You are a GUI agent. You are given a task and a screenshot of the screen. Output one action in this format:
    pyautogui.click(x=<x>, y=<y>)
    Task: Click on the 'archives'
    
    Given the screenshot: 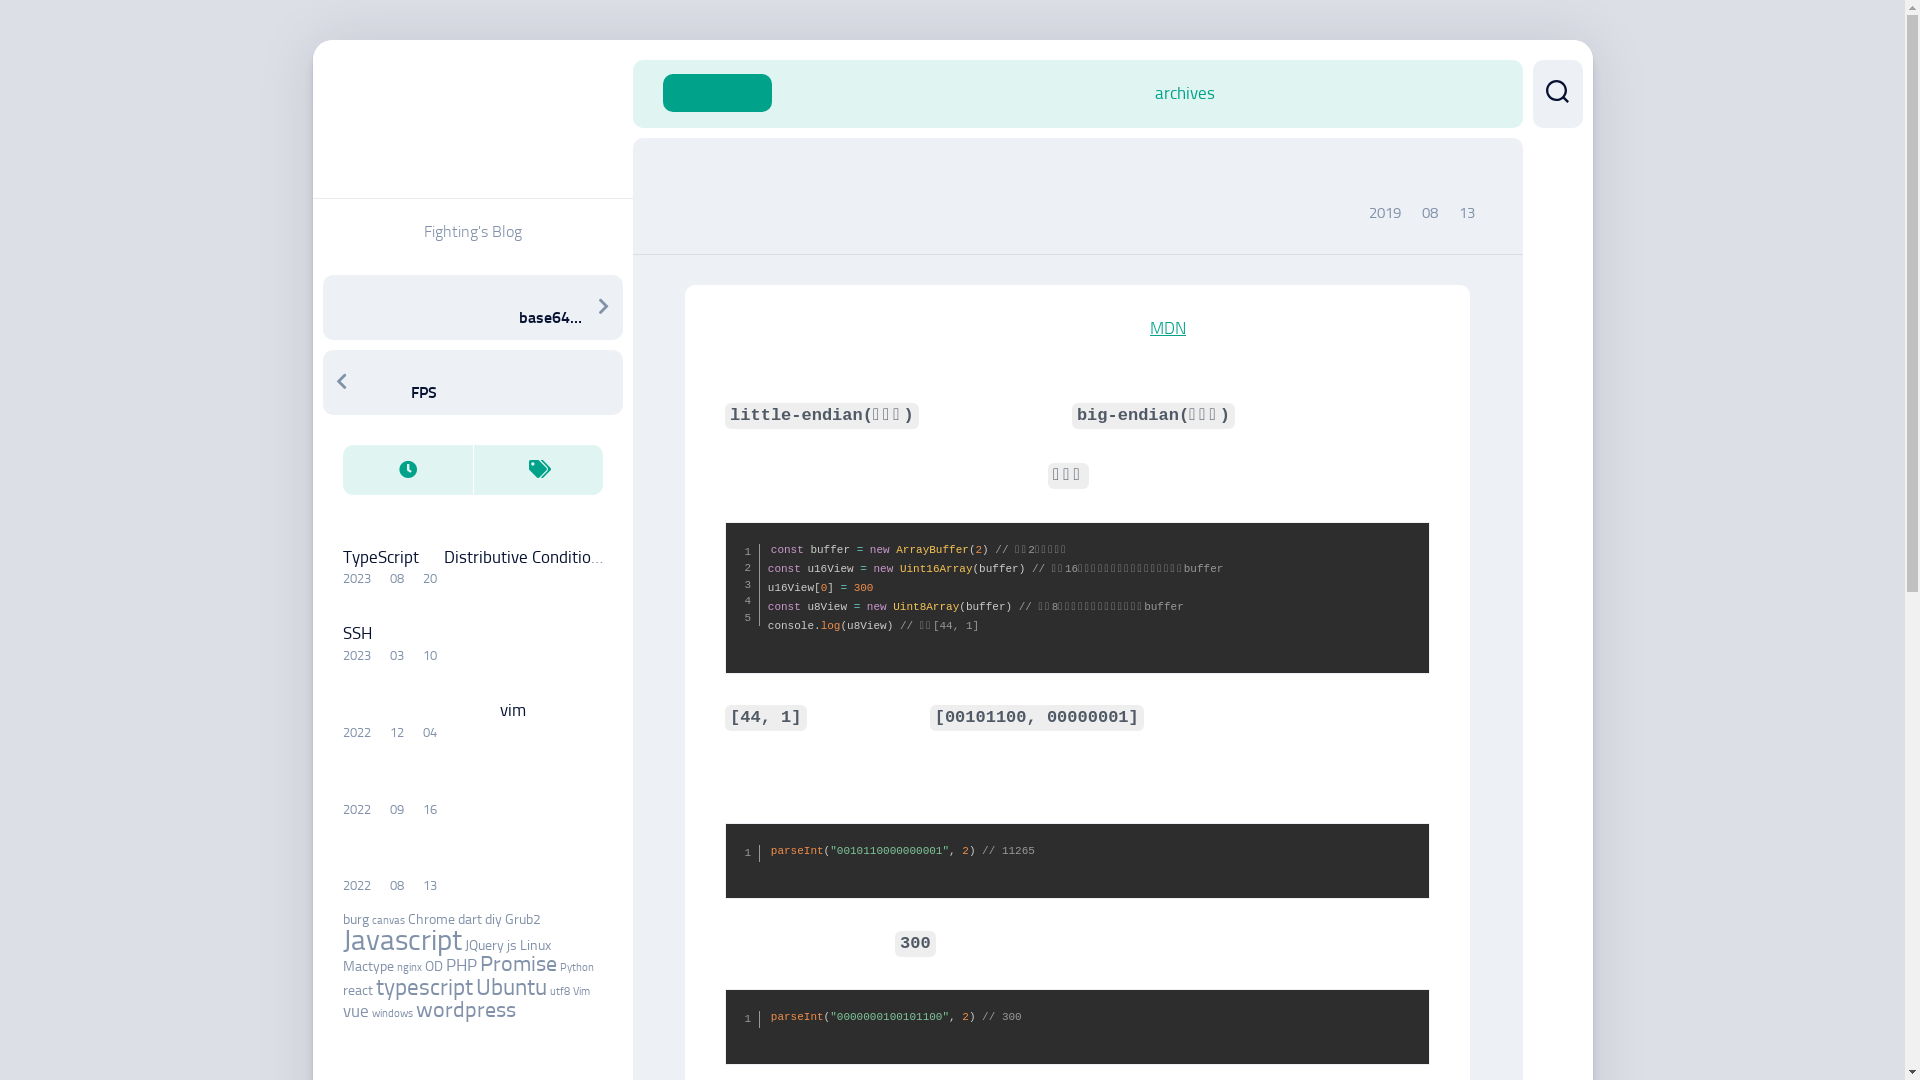 What is the action you would take?
    pyautogui.click(x=1184, y=92)
    